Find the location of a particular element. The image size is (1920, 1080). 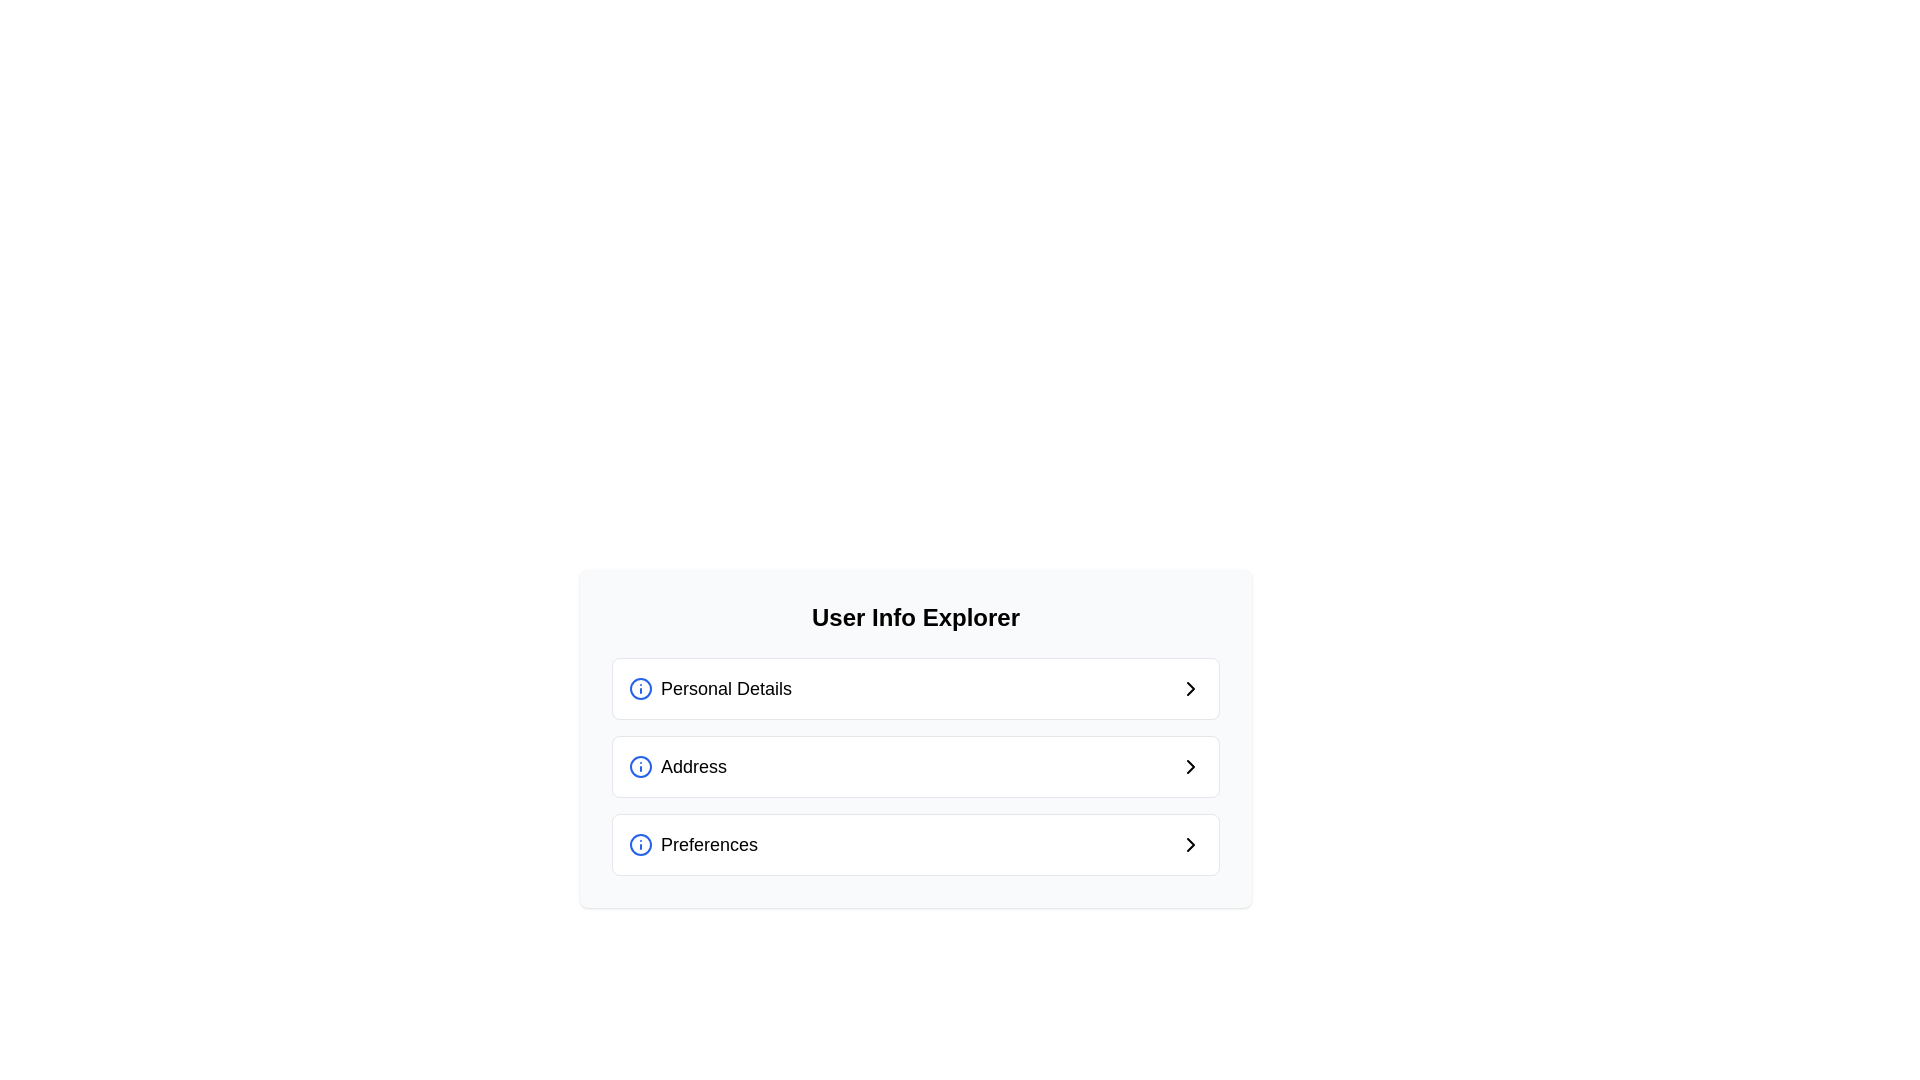

the circular blue information icon located to the left of the 'Personal Details' text is located at coordinates (641, 688).